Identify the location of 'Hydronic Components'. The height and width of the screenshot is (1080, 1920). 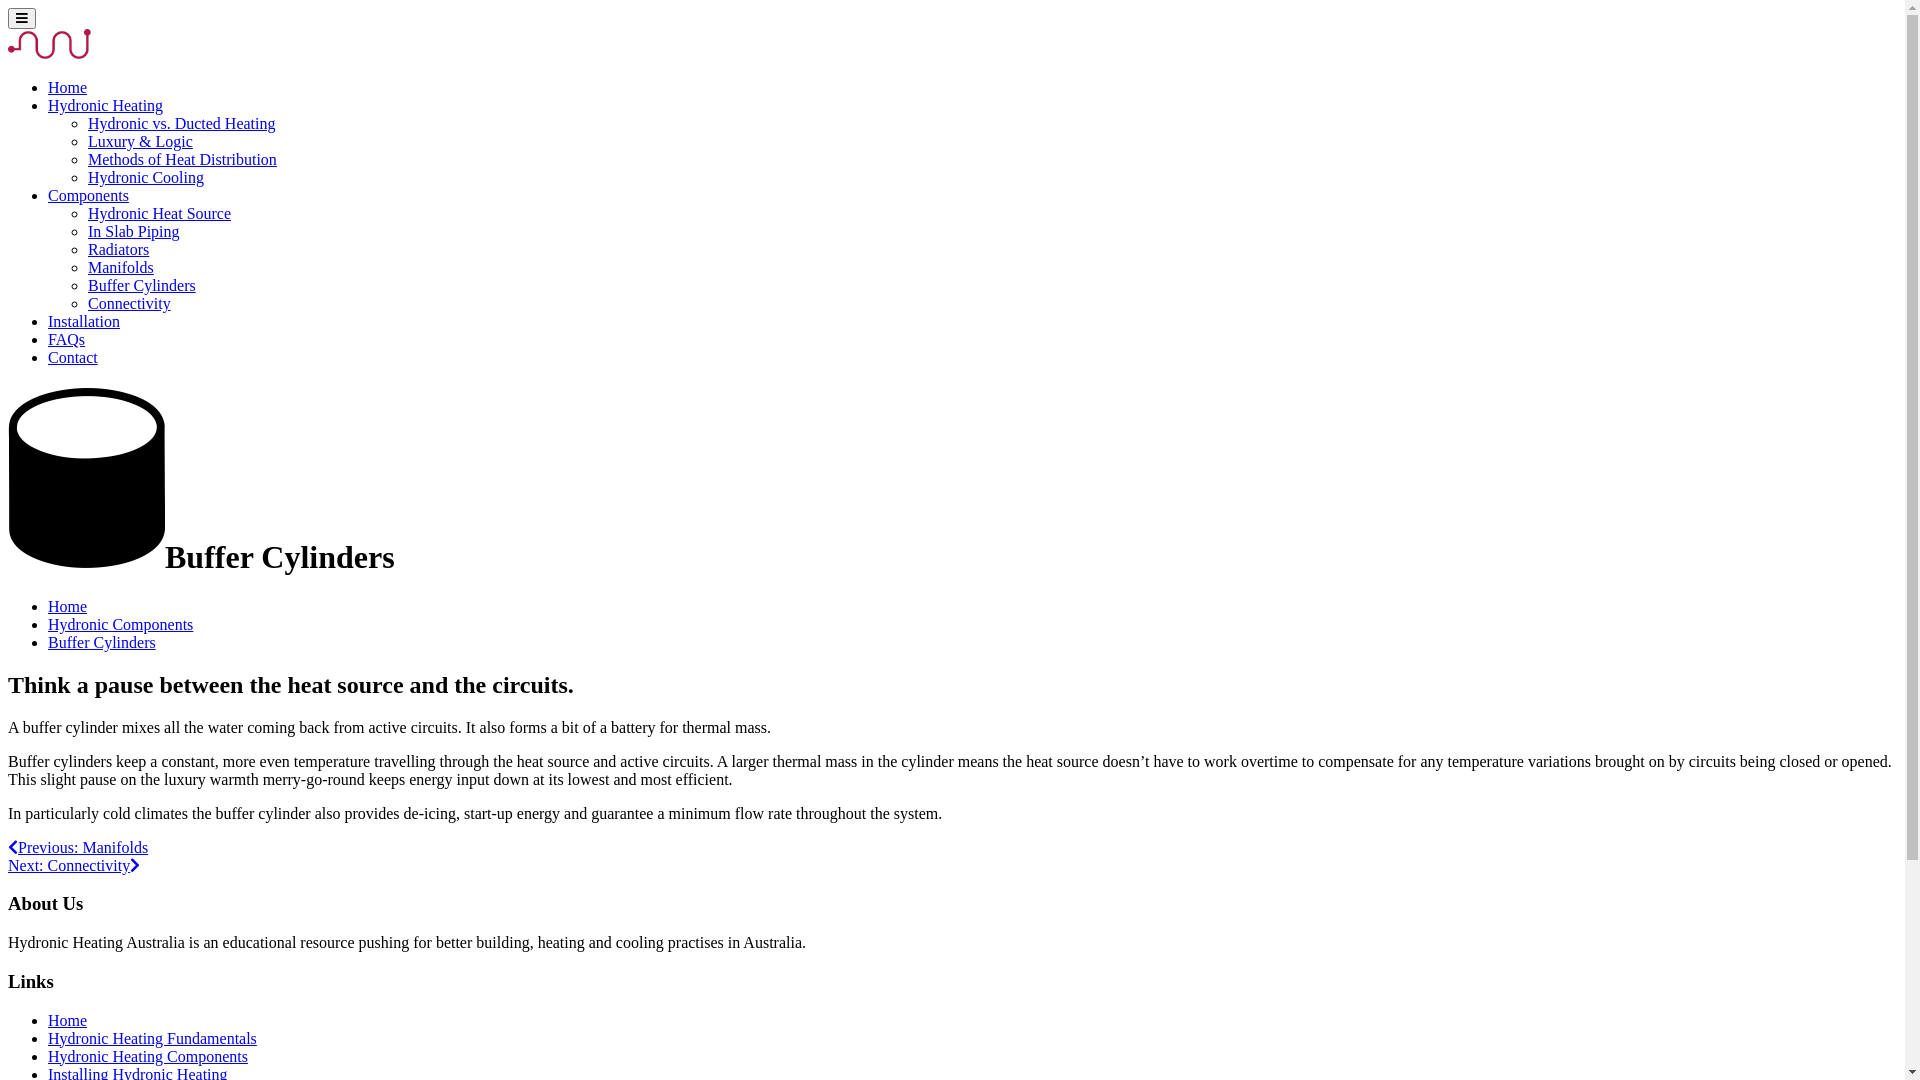
(119, 623).